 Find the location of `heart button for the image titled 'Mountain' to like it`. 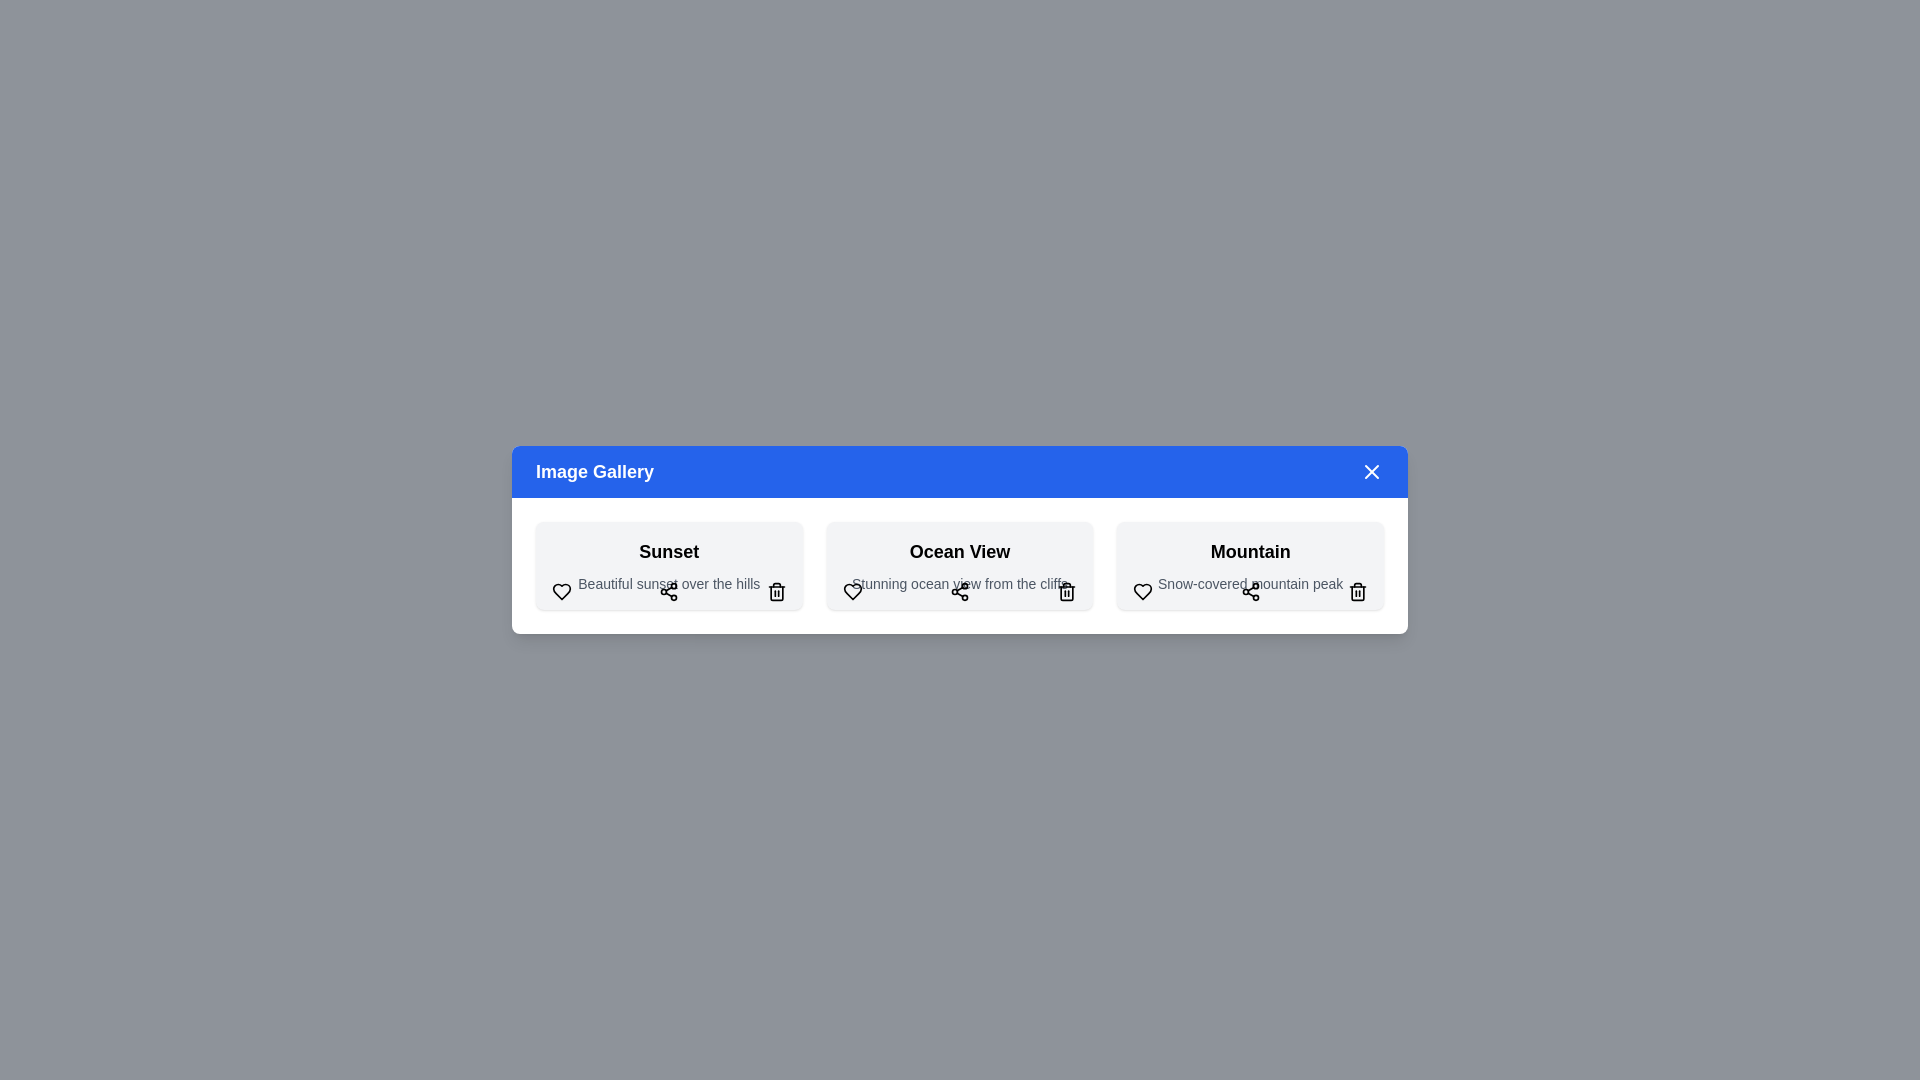

heart button for the image titled 'Mountain' to like it is located at coordinates (1142, 590).